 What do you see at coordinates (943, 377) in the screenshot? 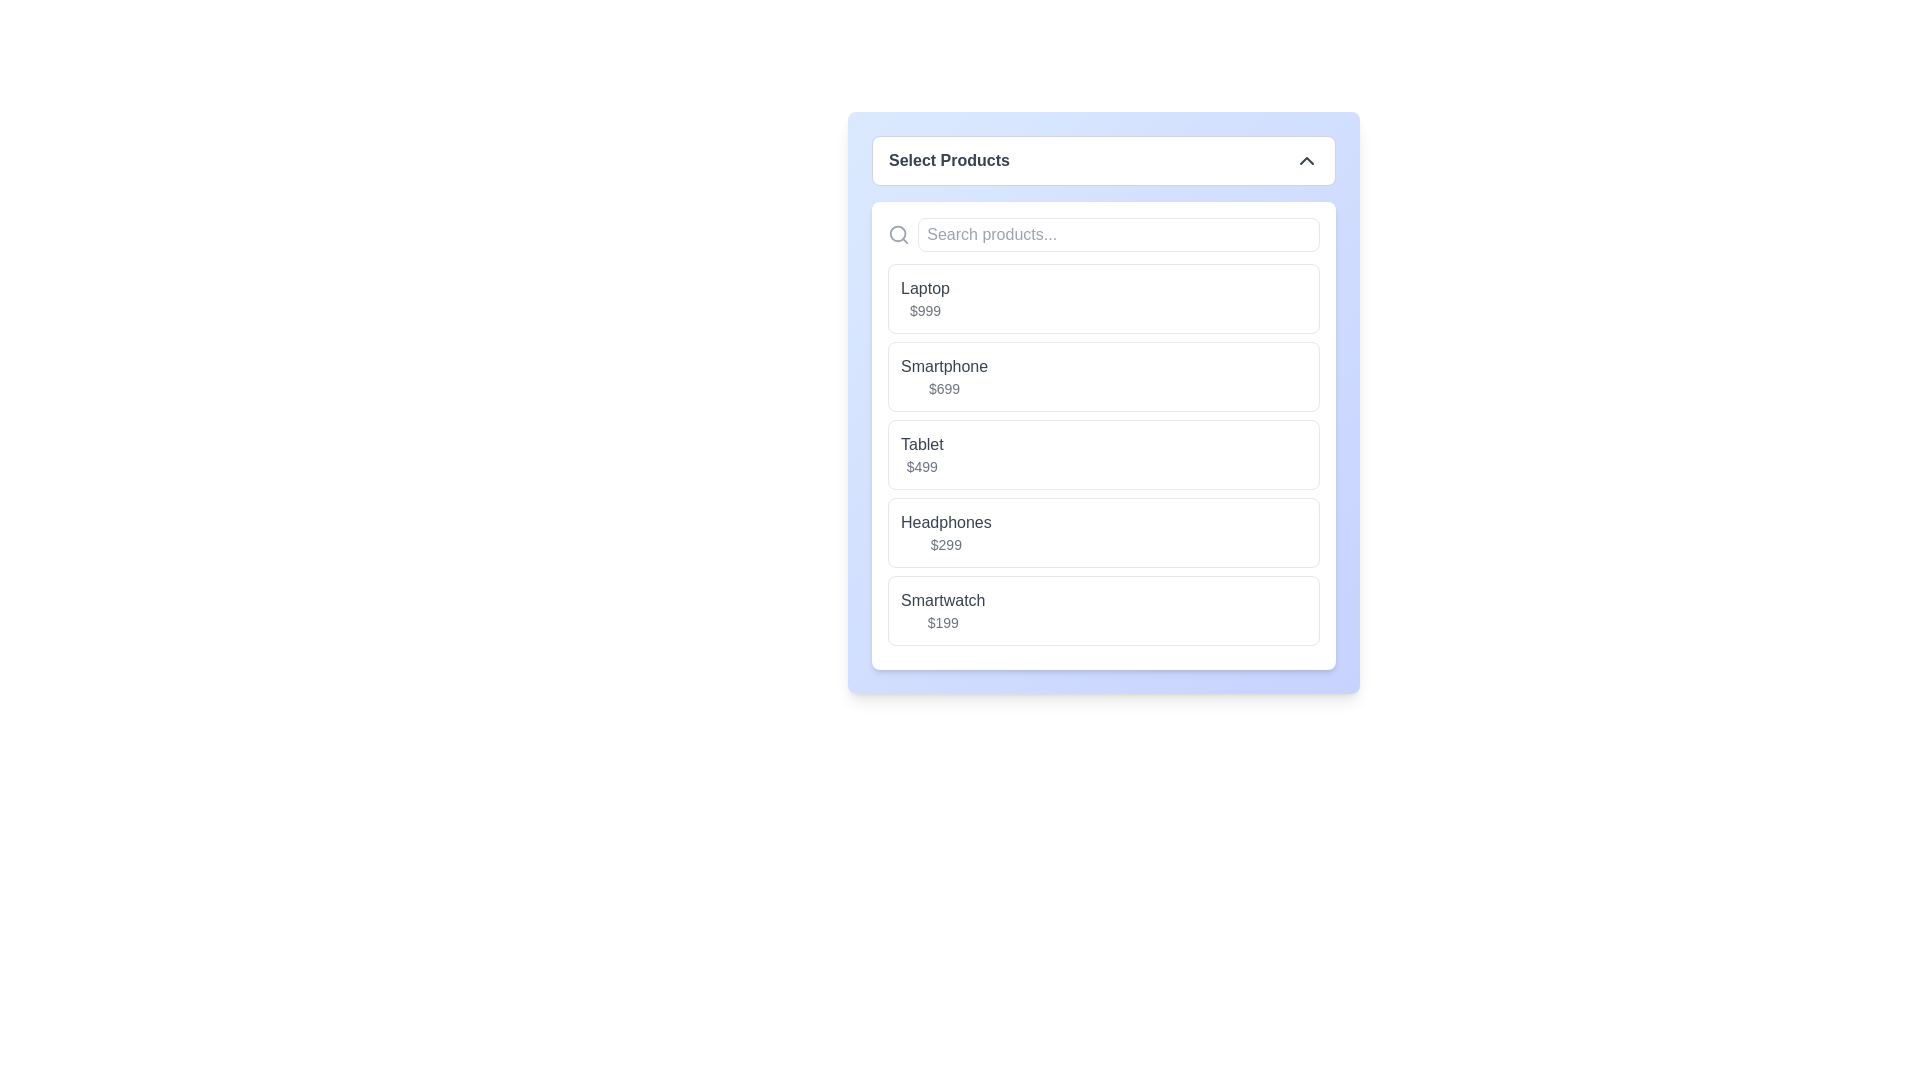
I see `the 'Smartphone' text label which is the second entry in a vertical list of selectable items in the dropdown panel, located below 'Laptop $999' and above 'Tablet $499'` at bounding box center [943, 377].